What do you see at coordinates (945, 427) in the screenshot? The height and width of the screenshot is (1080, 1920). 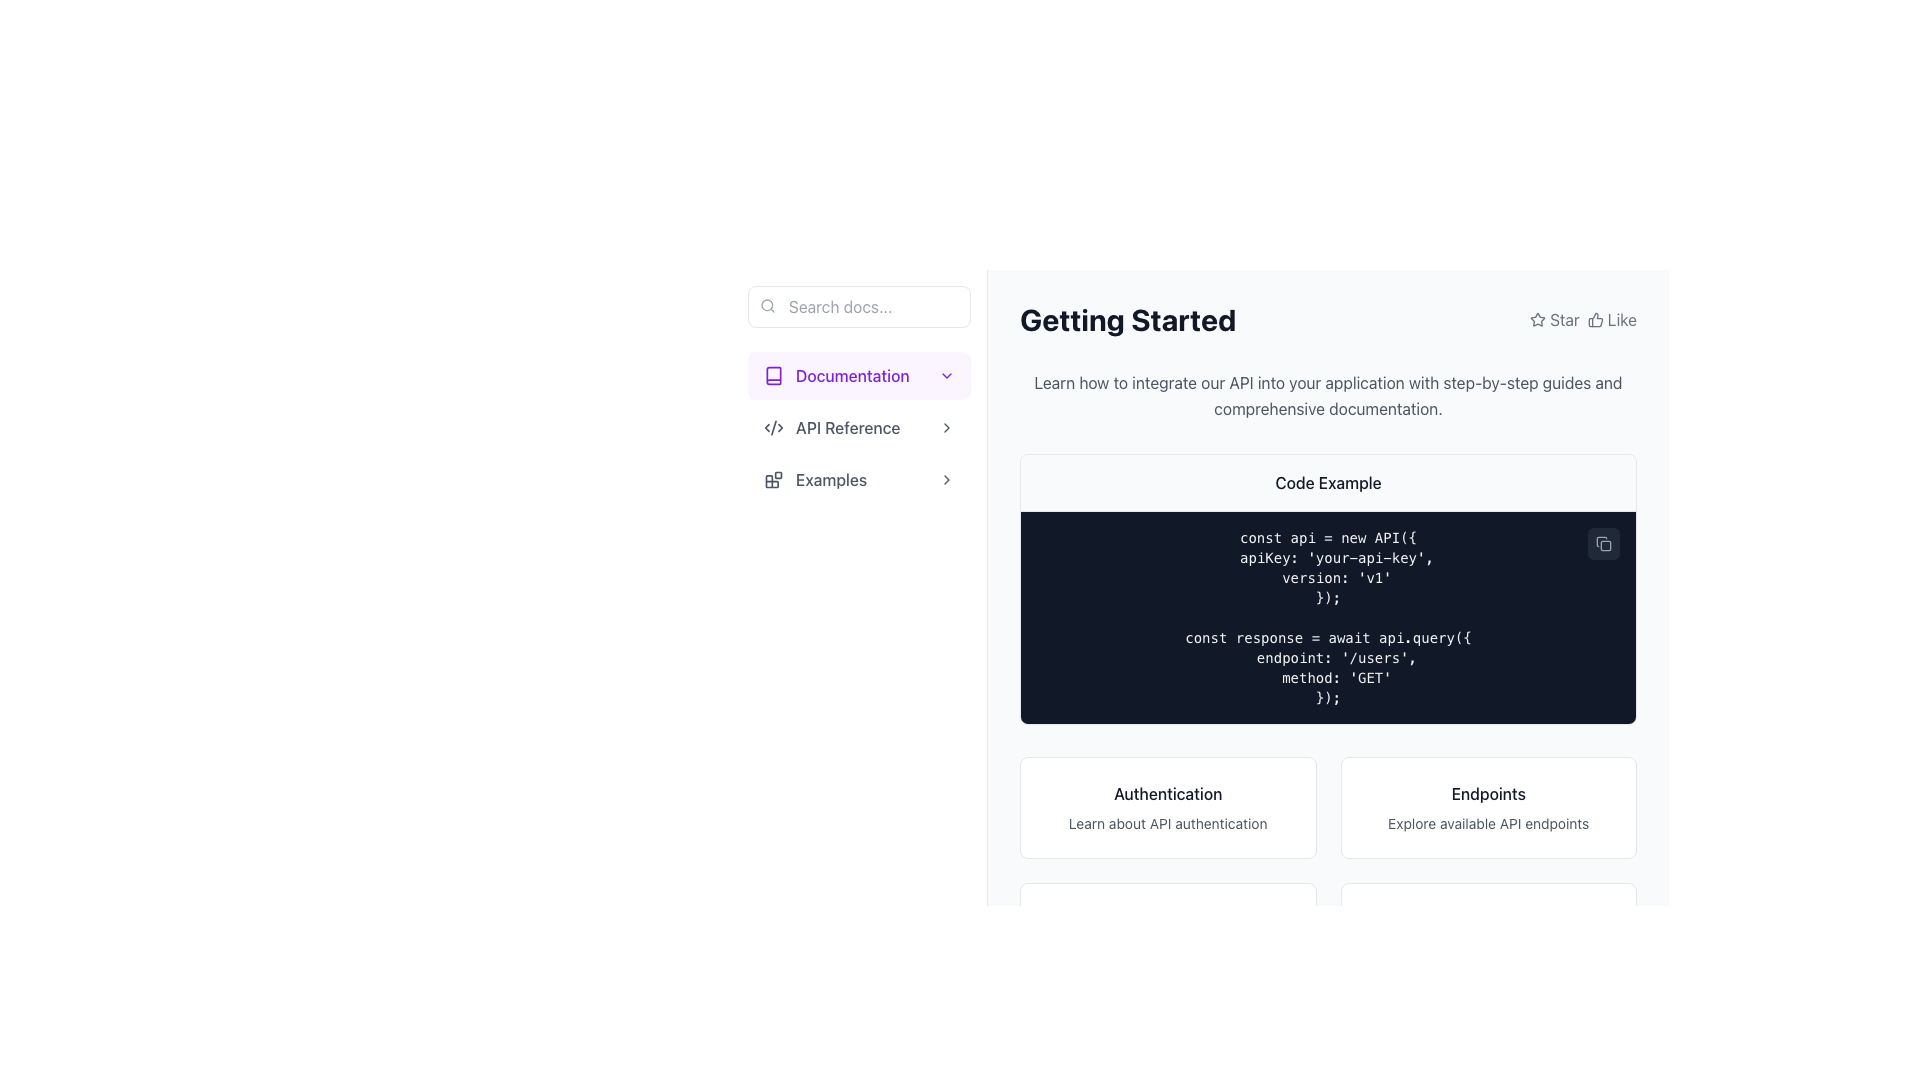 I see `the right-facing chevron icon located to the right of the 'API Reference' navigation item` at bounding box center [945, 427].